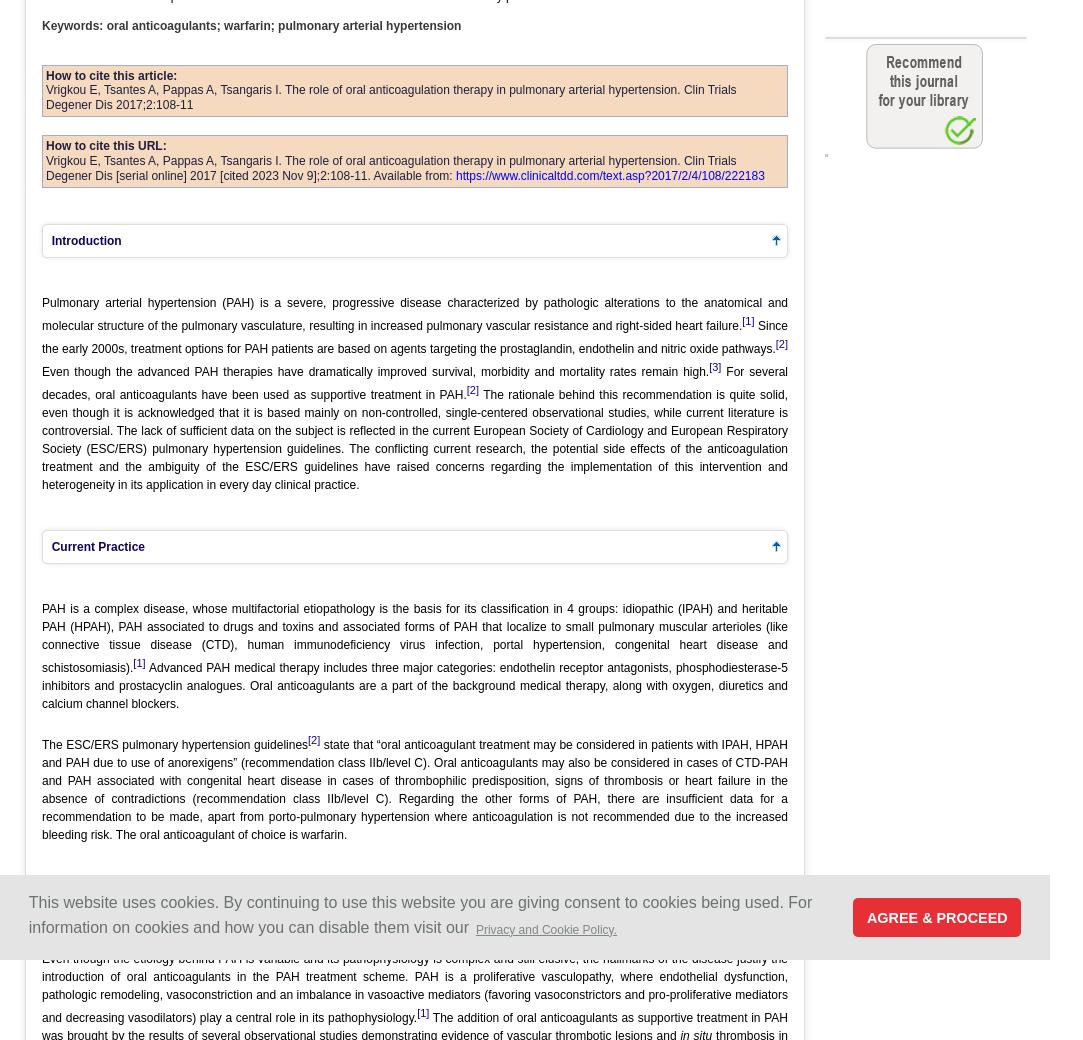 Image resolution: width=1083 pixels, height=1040 pixels. I want to click on 'AGREE & PROCEED', so click(865, 916).